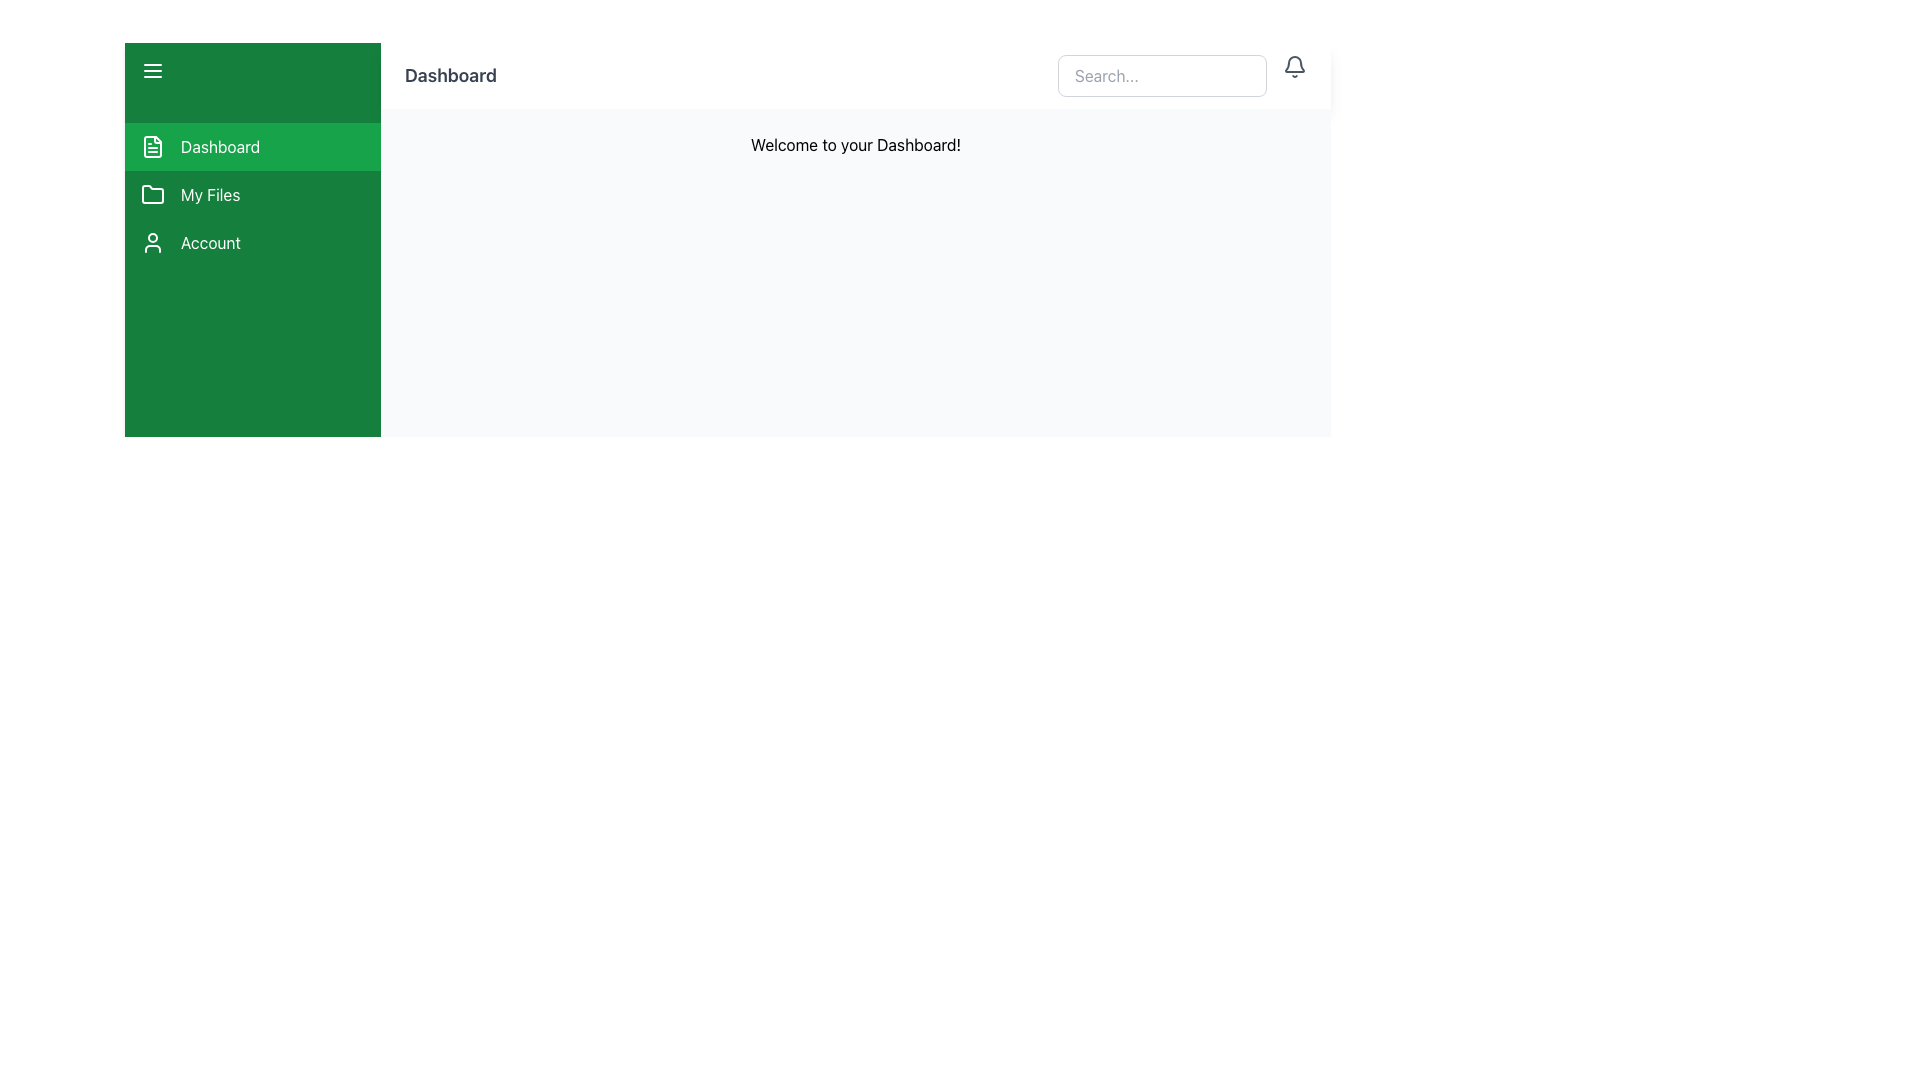  Describe the element at coordinates (211, 242) in the screenshot. I see `the 'Account' navigation label located in the sidebar menu, positioned to the right of the user icon and below the 'My Files' menu item` at that location.